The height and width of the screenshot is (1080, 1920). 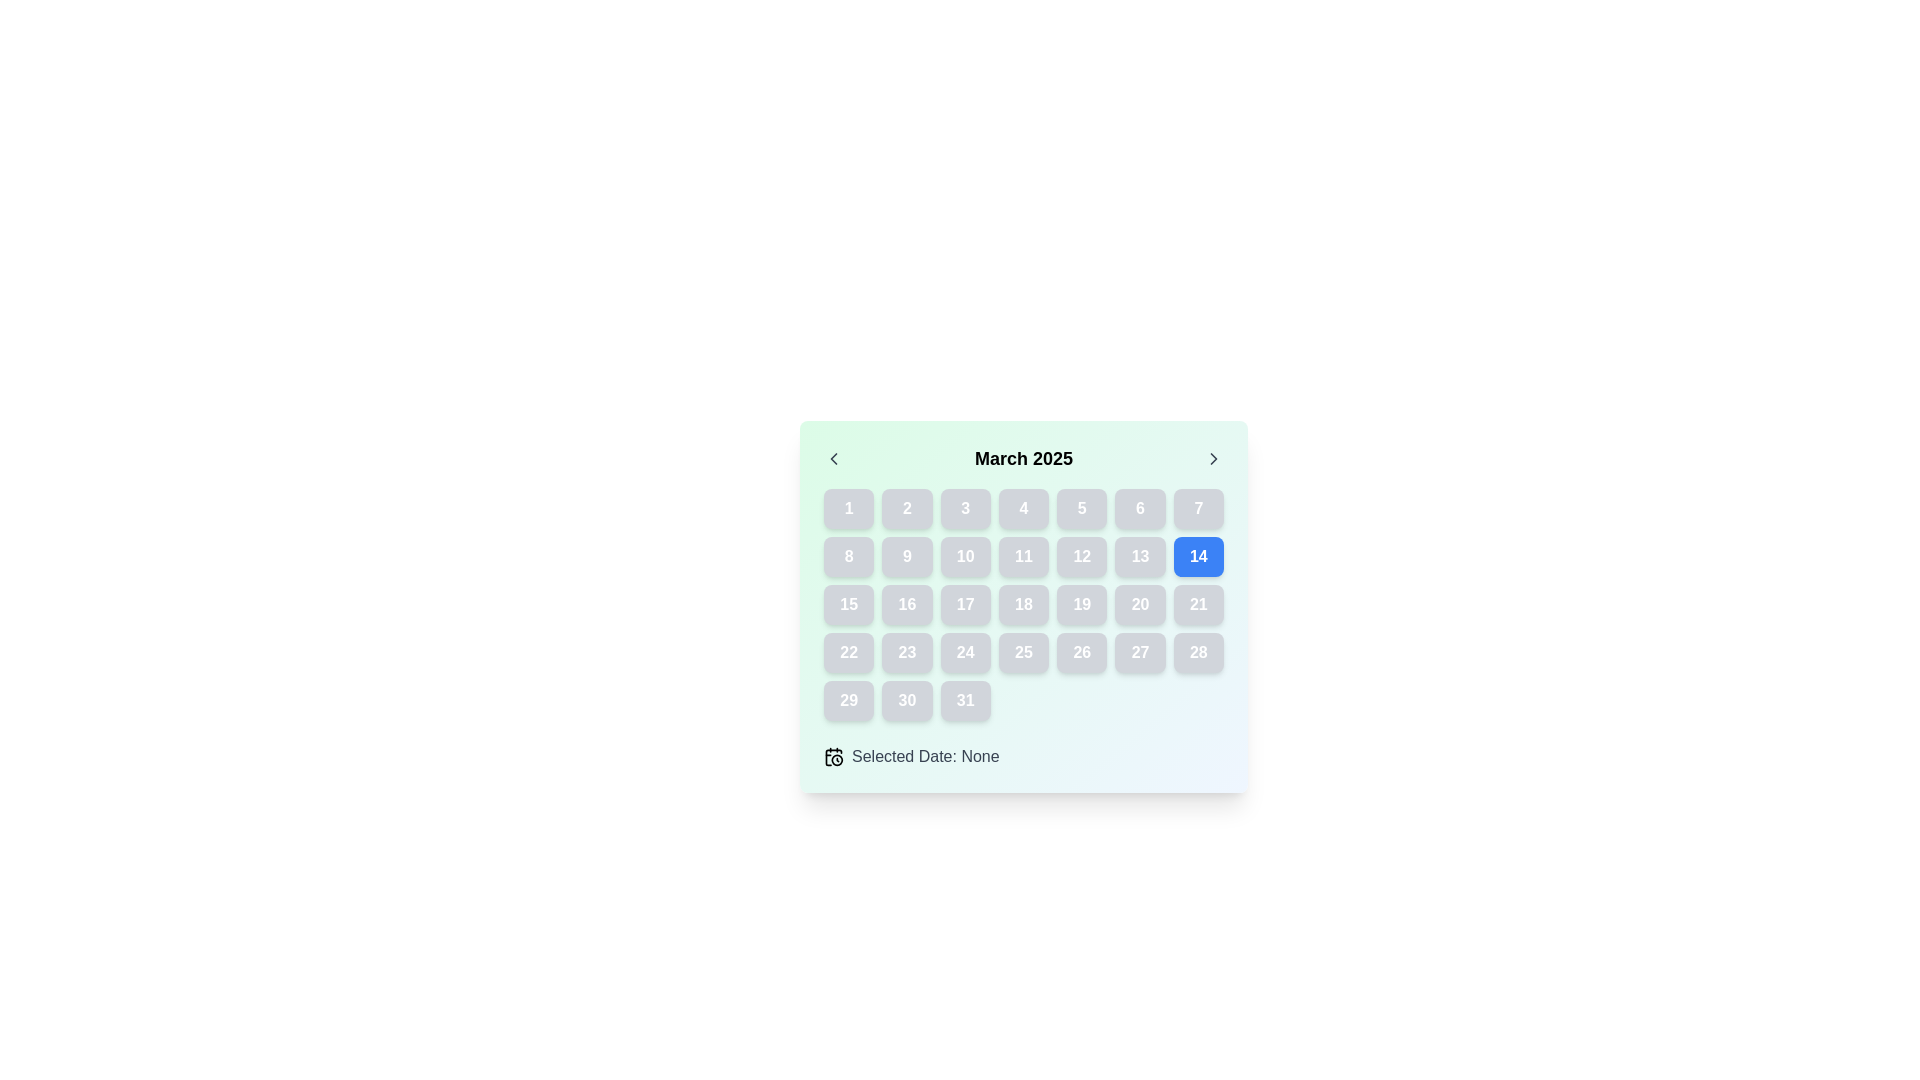 I want to click on the date button '3' in the calendar grid, so click(x=965, y=508).